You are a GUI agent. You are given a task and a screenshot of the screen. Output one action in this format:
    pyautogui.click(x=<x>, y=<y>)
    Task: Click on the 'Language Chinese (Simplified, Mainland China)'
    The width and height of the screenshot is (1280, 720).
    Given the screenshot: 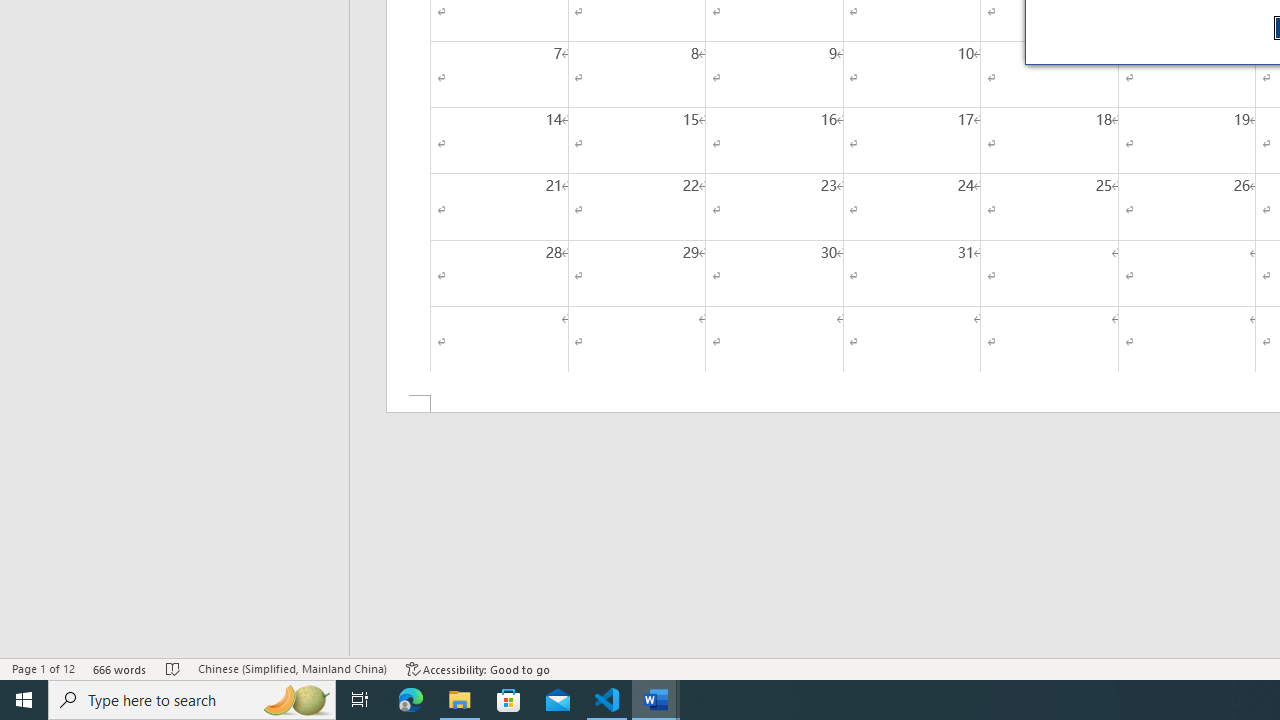 What is the action you would take?
    pyautogui.click(x=291, y=669)
    